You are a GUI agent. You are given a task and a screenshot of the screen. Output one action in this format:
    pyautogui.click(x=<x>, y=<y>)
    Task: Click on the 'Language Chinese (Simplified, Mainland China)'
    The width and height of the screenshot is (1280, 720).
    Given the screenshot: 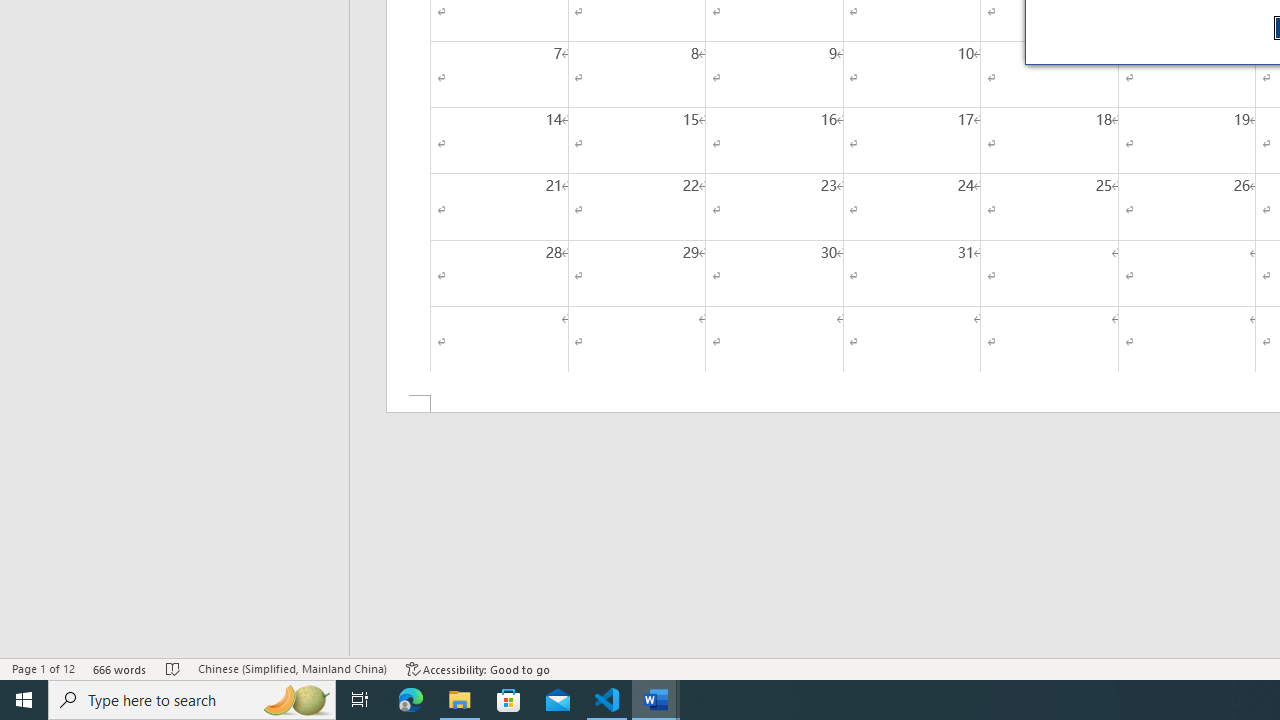 What is the action you would take?
    pyautogui.click(x=291, y=669)
    